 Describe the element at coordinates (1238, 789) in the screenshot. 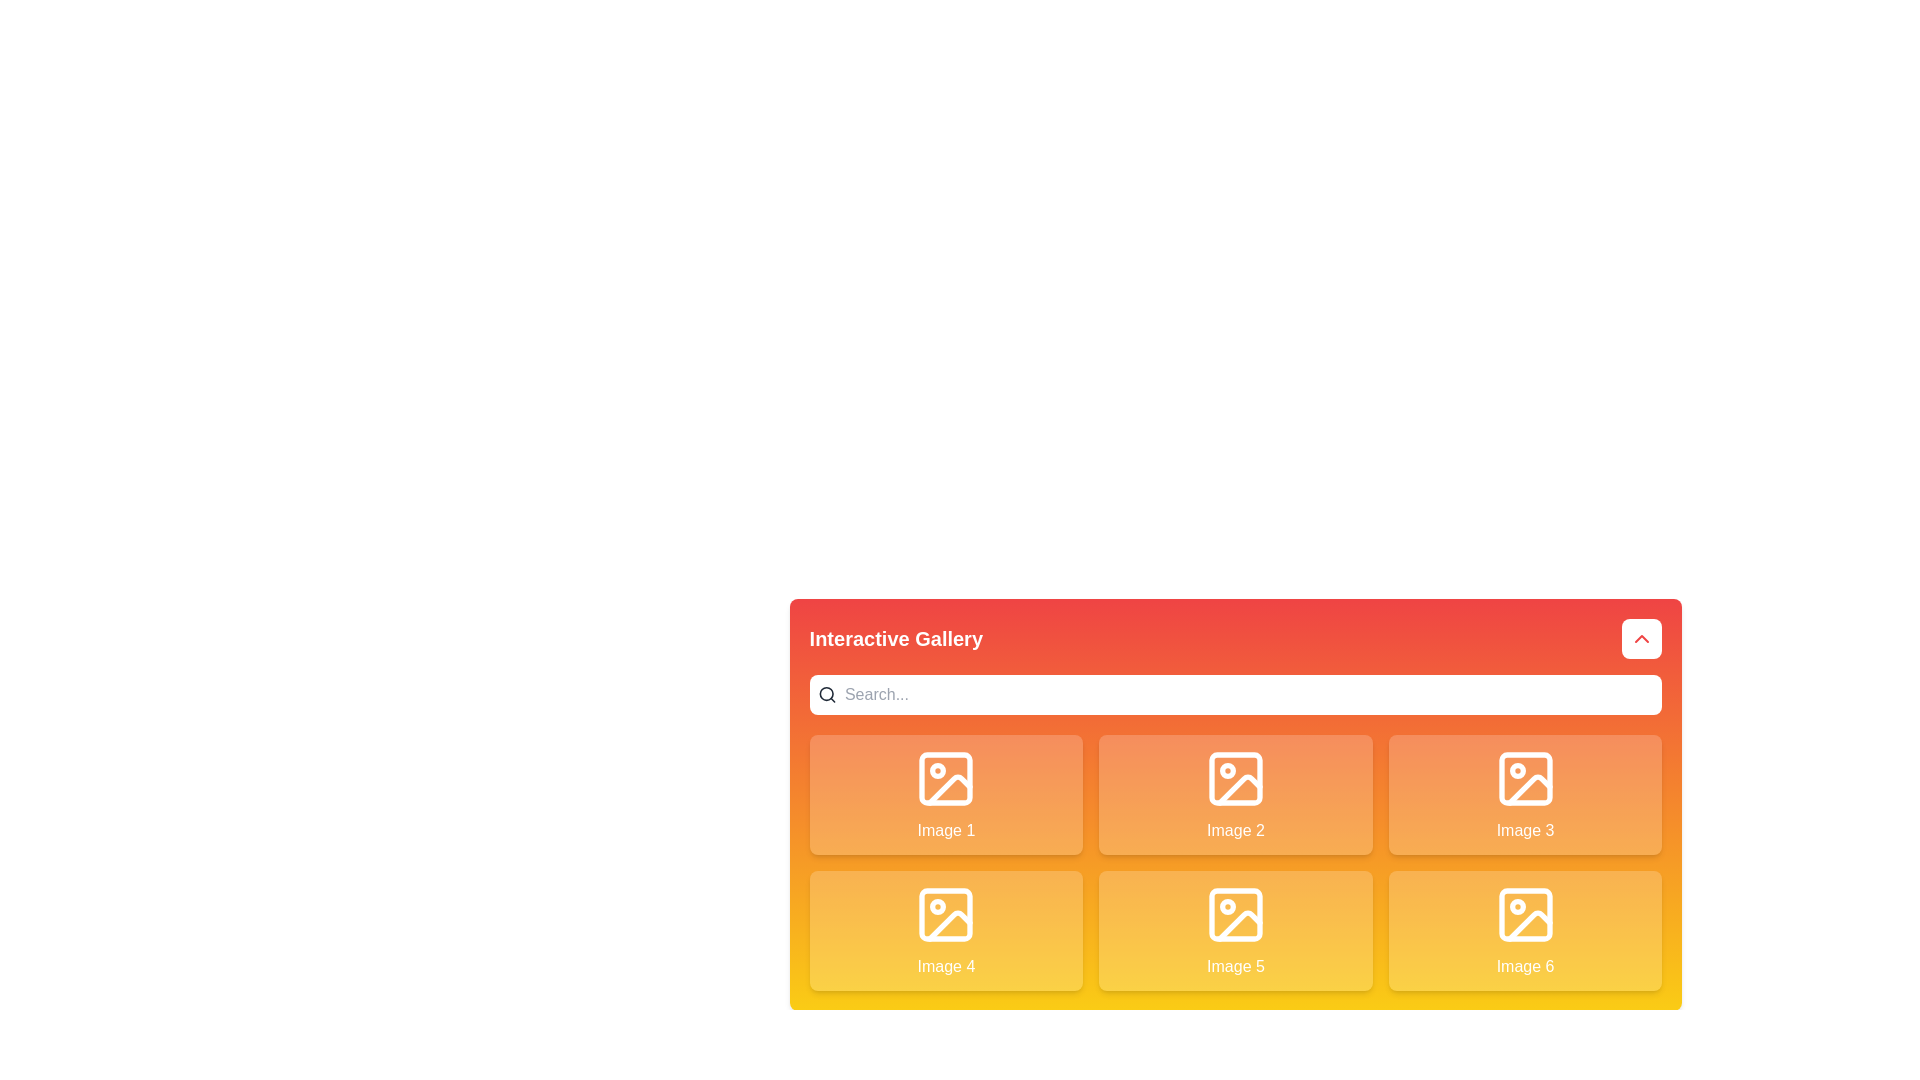

I see `the orange gradient square-shaped icon with a slanted line and triangle, located in the second box of the first row of the grid below the search bar` at that location.